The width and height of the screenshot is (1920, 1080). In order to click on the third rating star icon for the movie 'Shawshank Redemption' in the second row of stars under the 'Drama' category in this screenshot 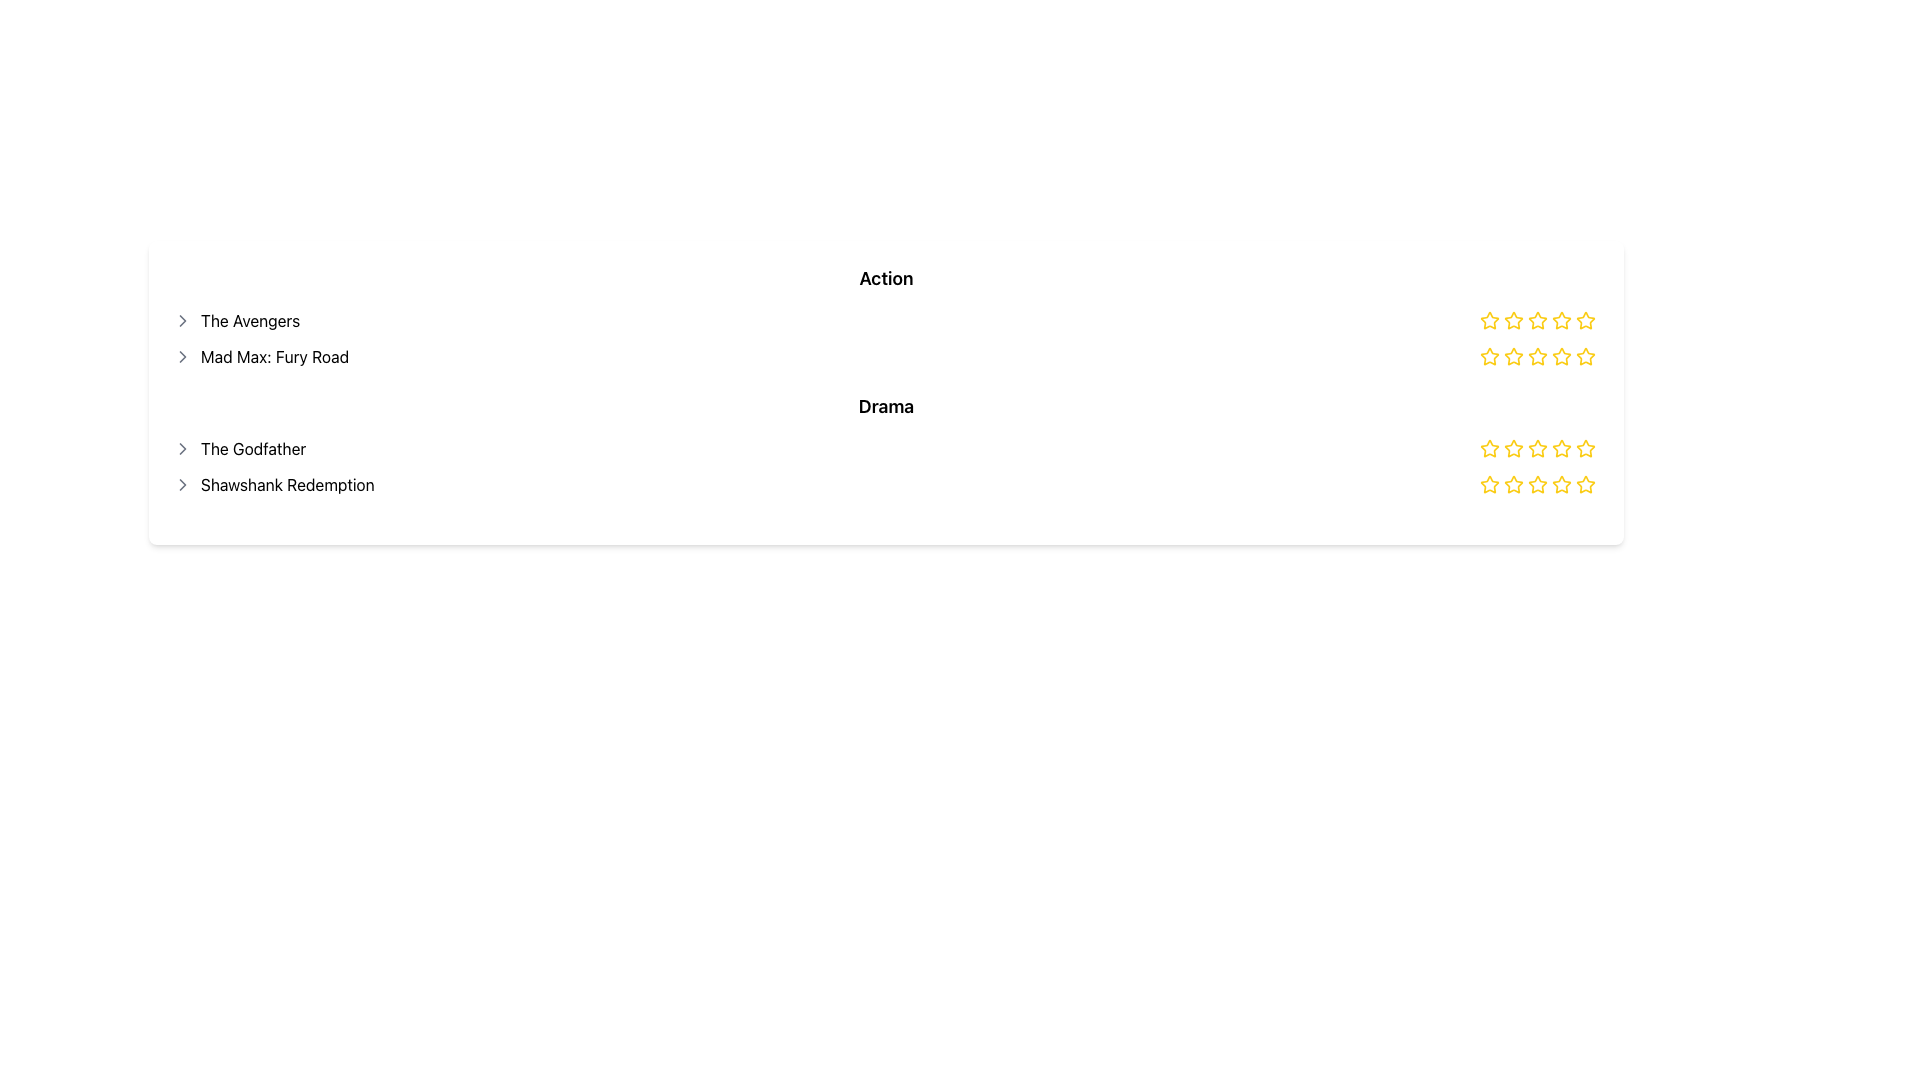, I will do `click(1513, 485)`.